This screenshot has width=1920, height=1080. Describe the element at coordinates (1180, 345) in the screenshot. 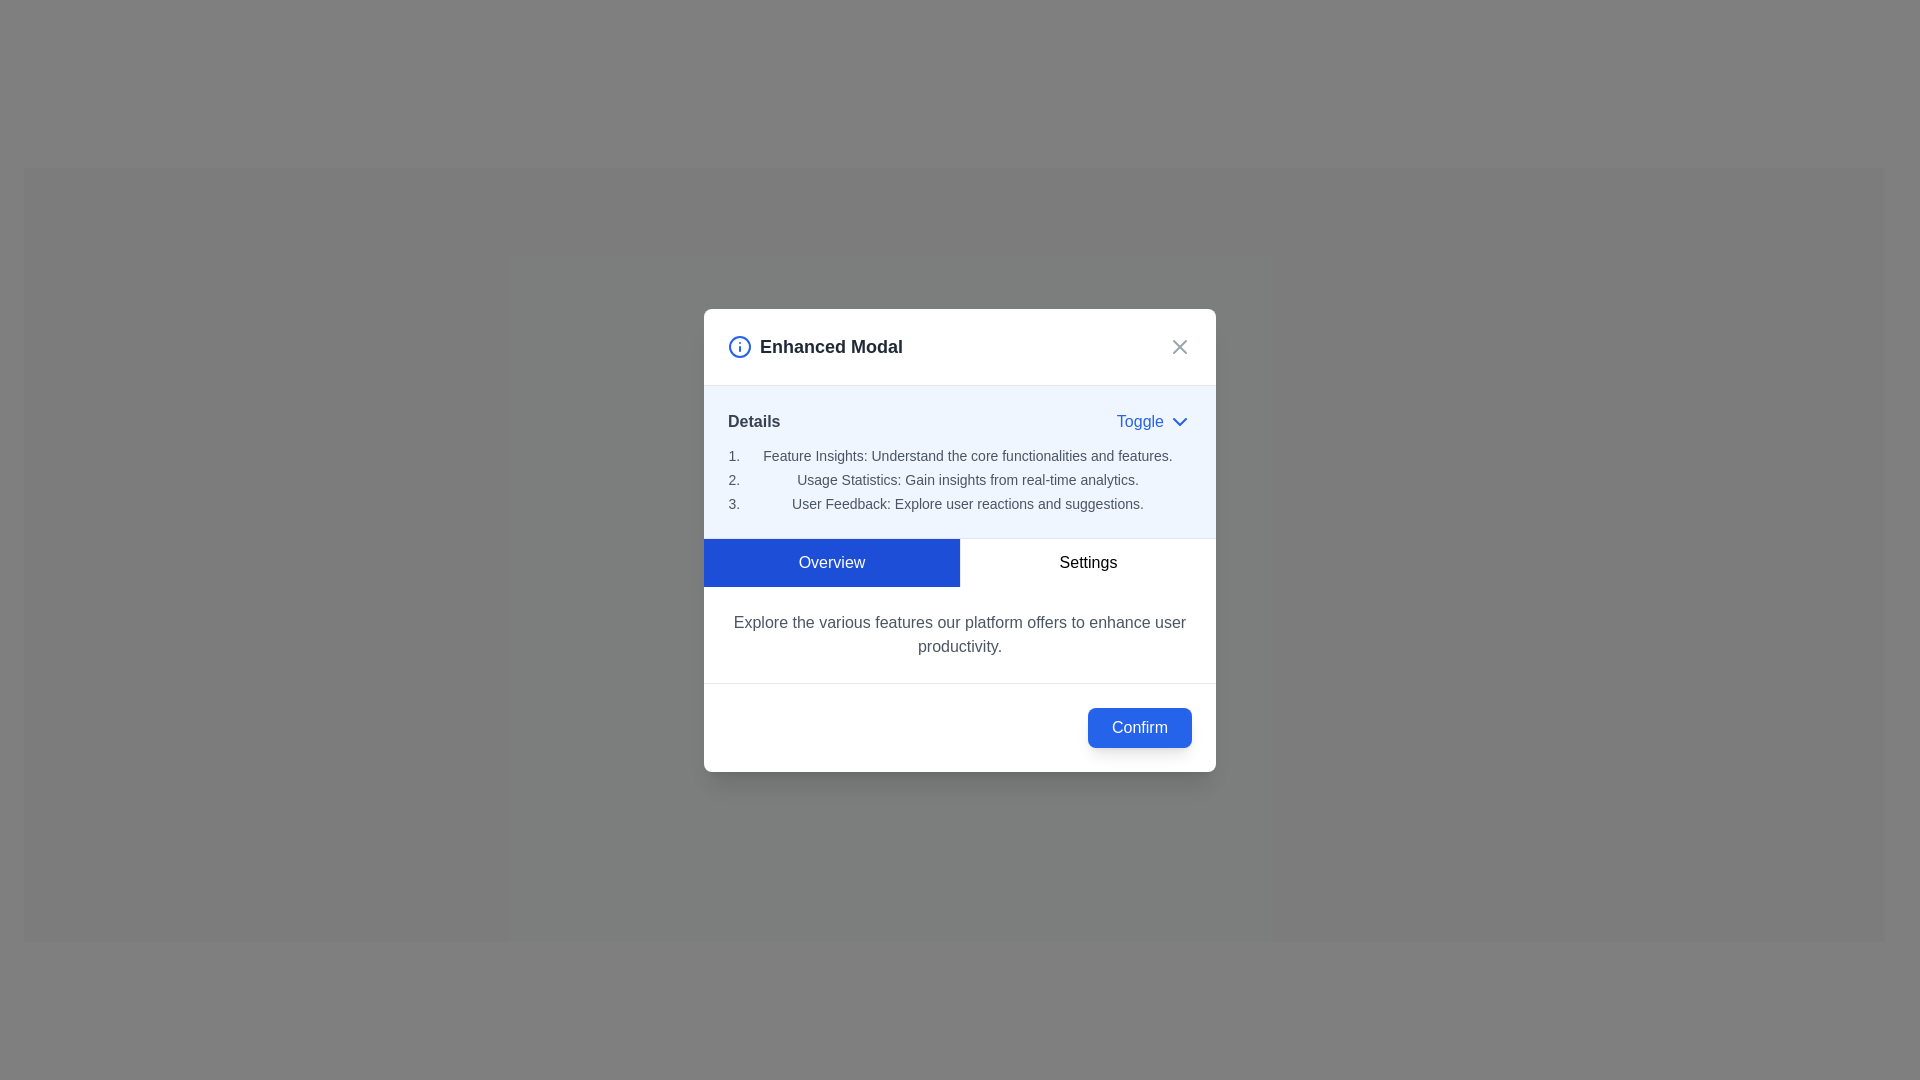

I see `the Close button (icon) located in the top-right corner of the 'Enhanced Modal'` at that location.